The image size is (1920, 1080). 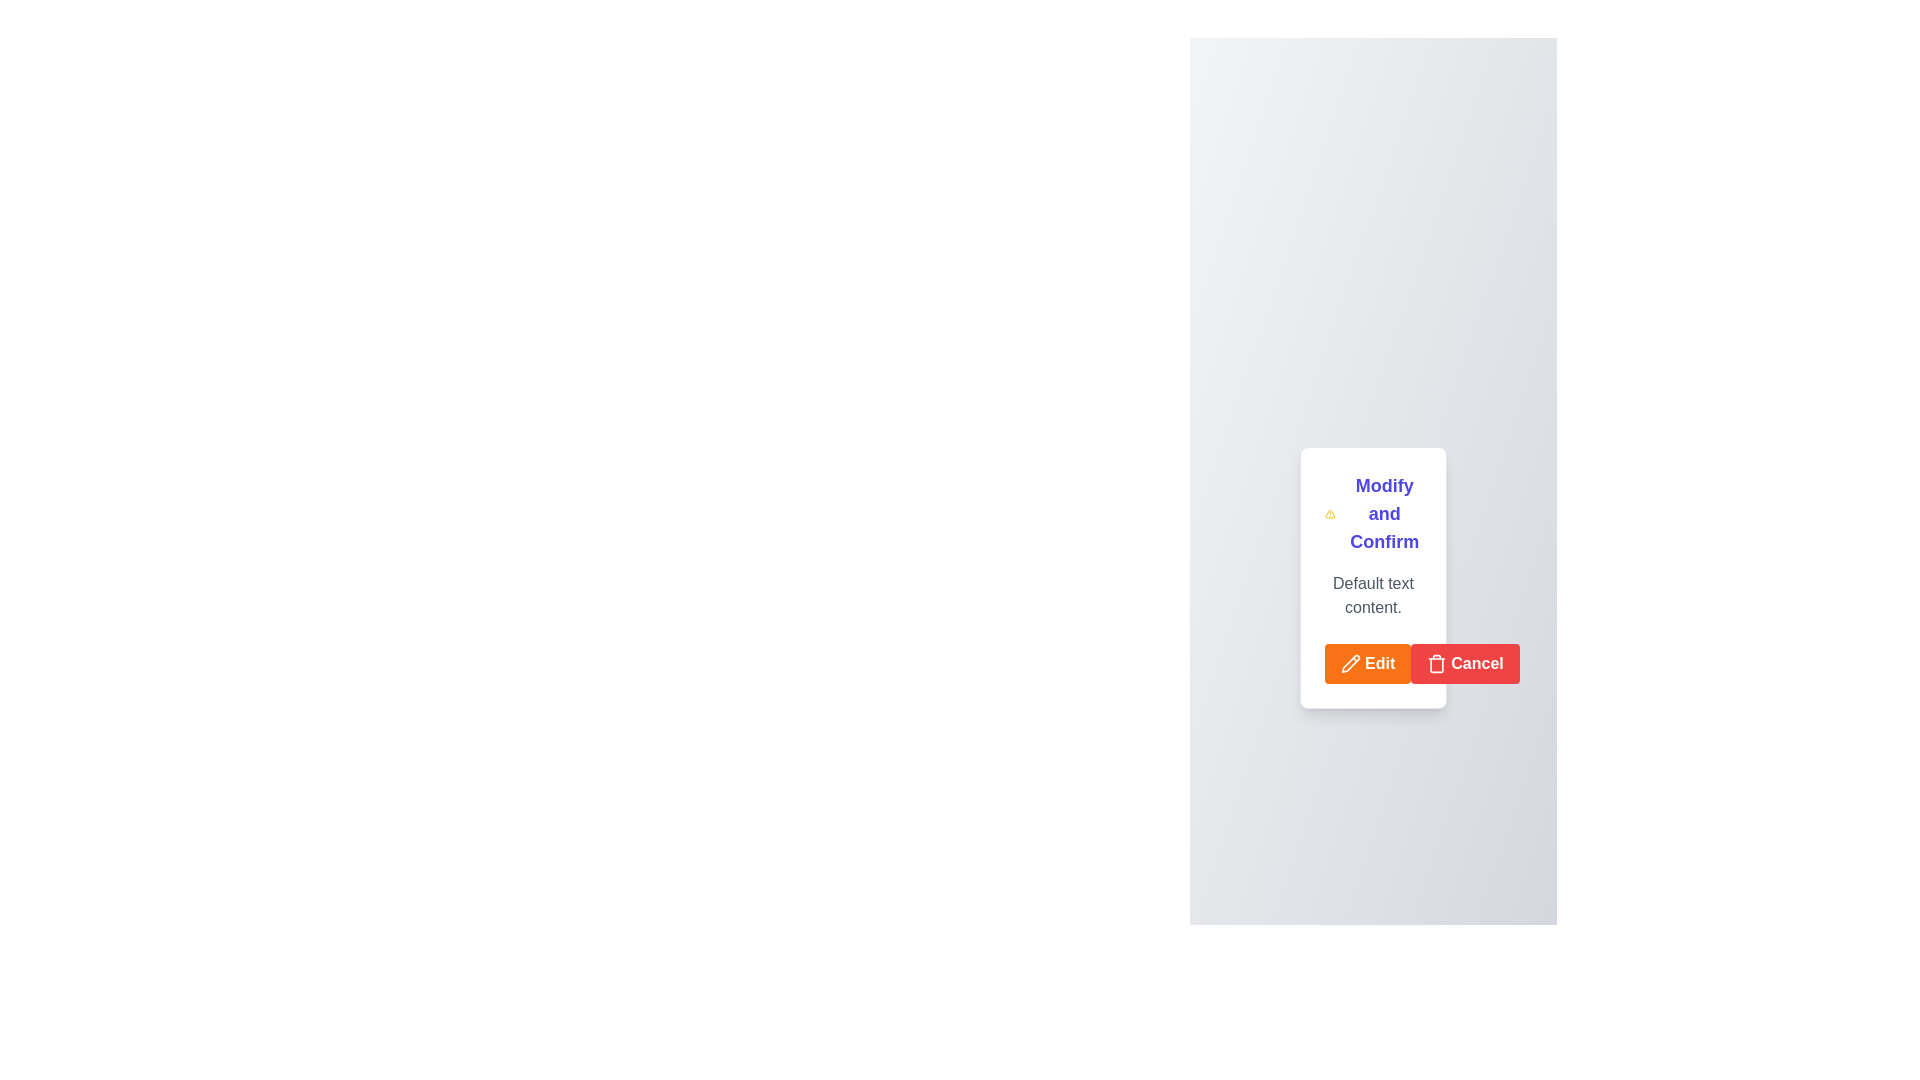 I want to click on the pencil icon within the orange 'Edit' button located at the bottom-left corner of the card interface, so click(x=1351, y=663).